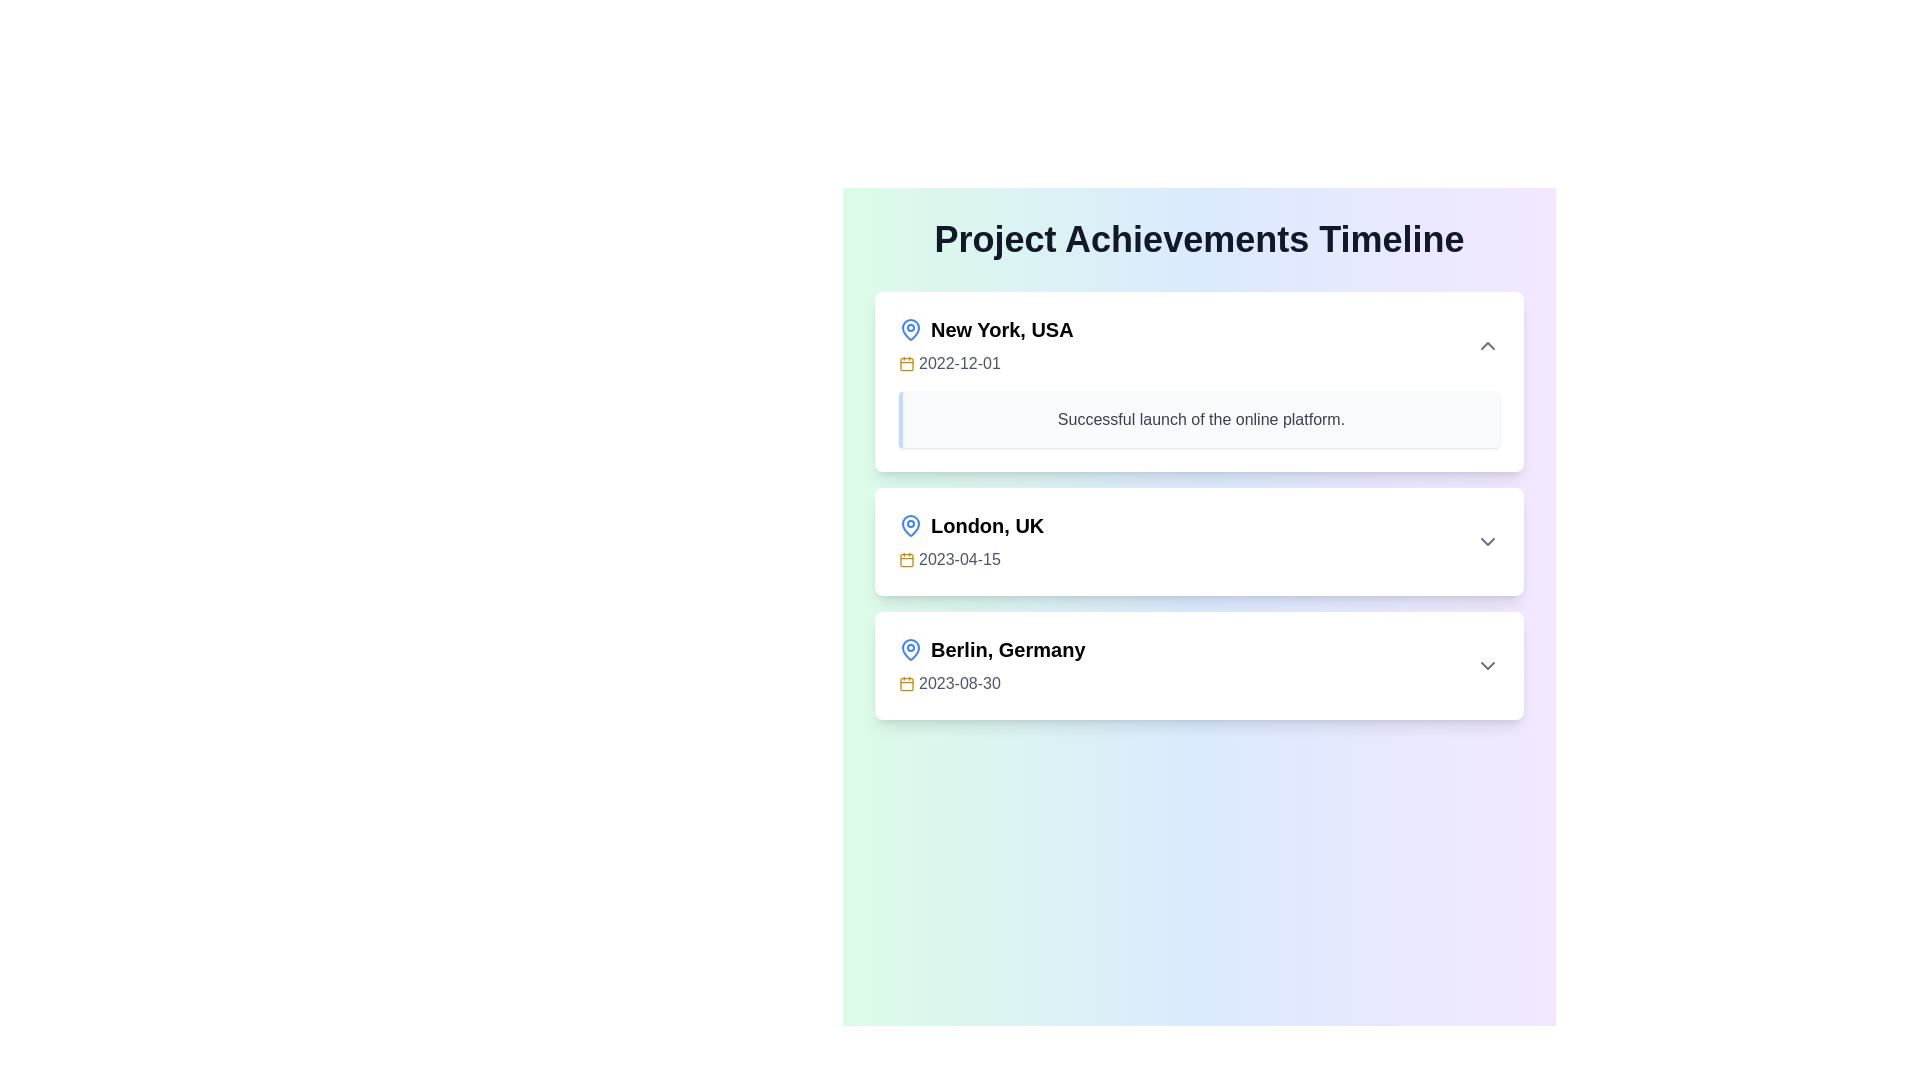  Describe the element at coordinates (986, 329) in the screenshot. I see `the header element displaying 'New York, USA' with a blue location marker icon, which is positioned at the top of the list item` at that location.